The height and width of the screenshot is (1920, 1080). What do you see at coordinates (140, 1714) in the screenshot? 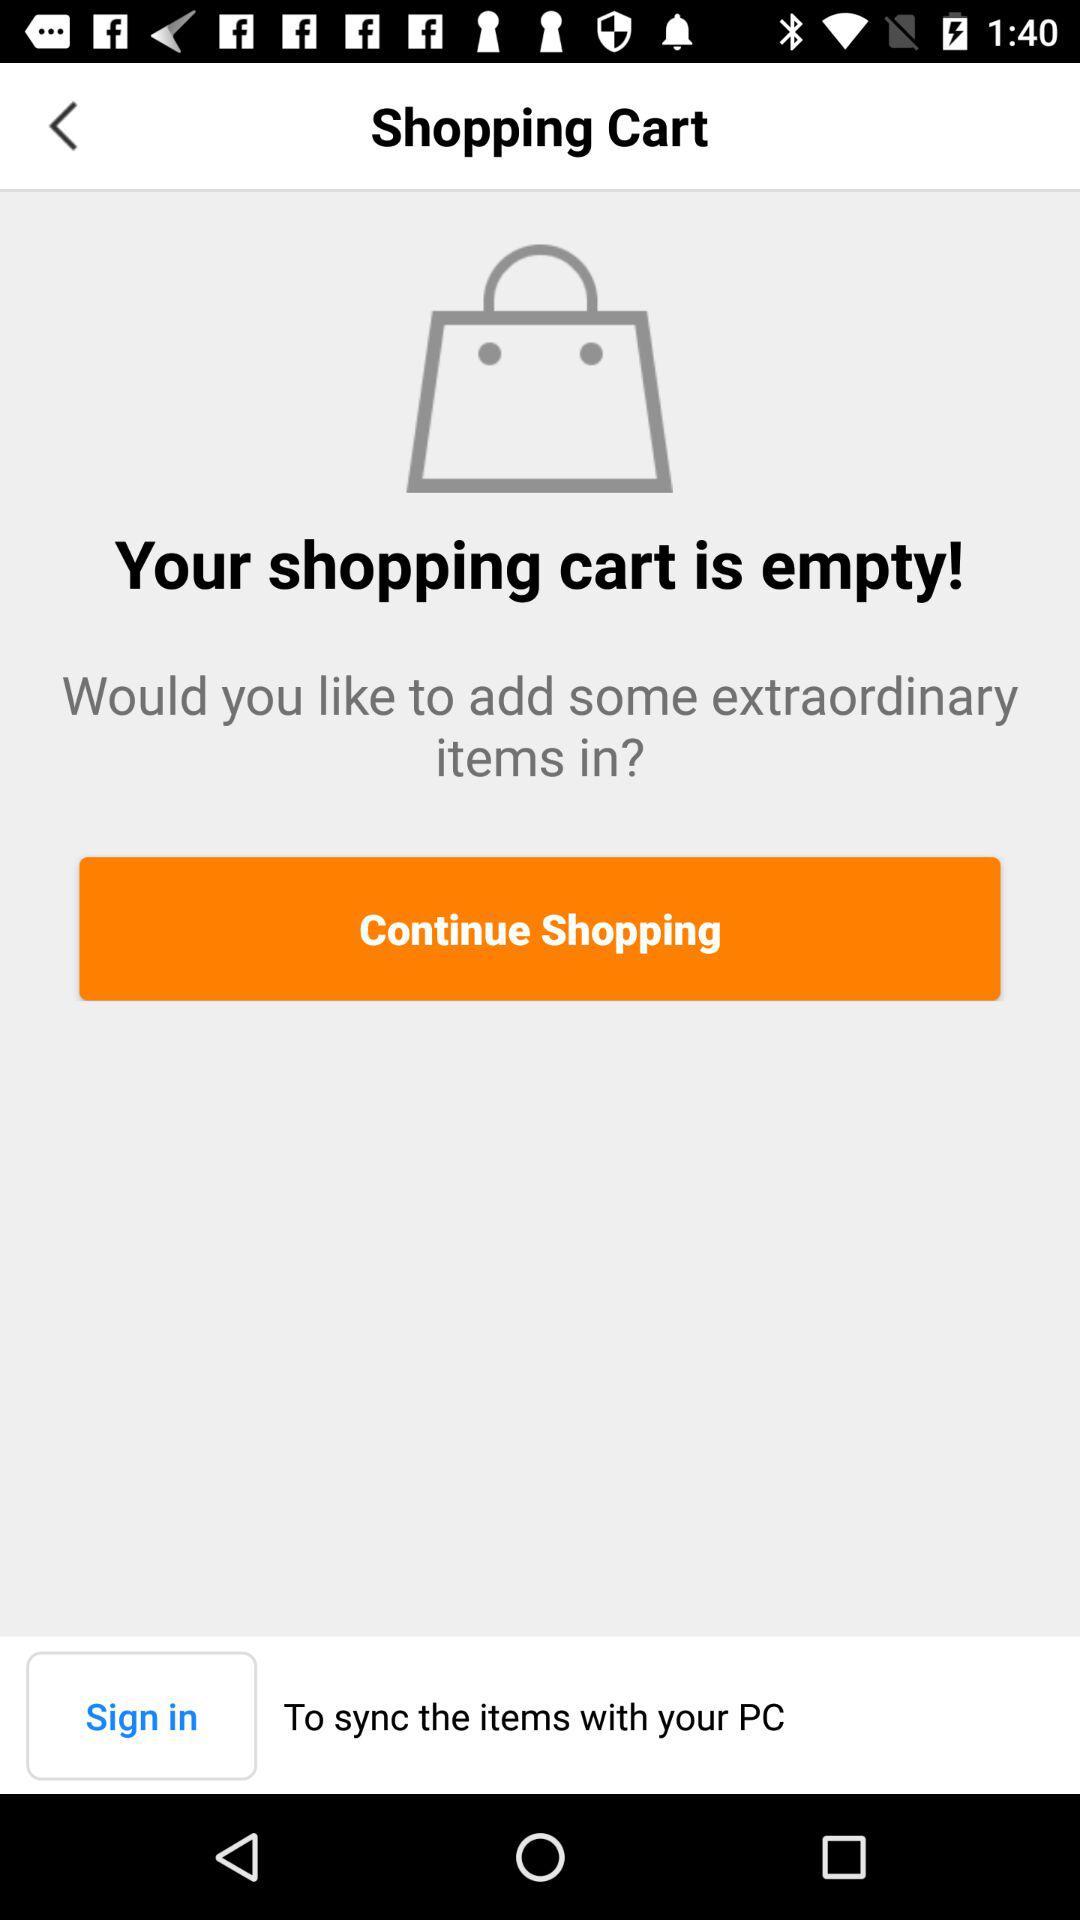
I see `the item to the left of the to sync the` at bounding box center [140, 1714].